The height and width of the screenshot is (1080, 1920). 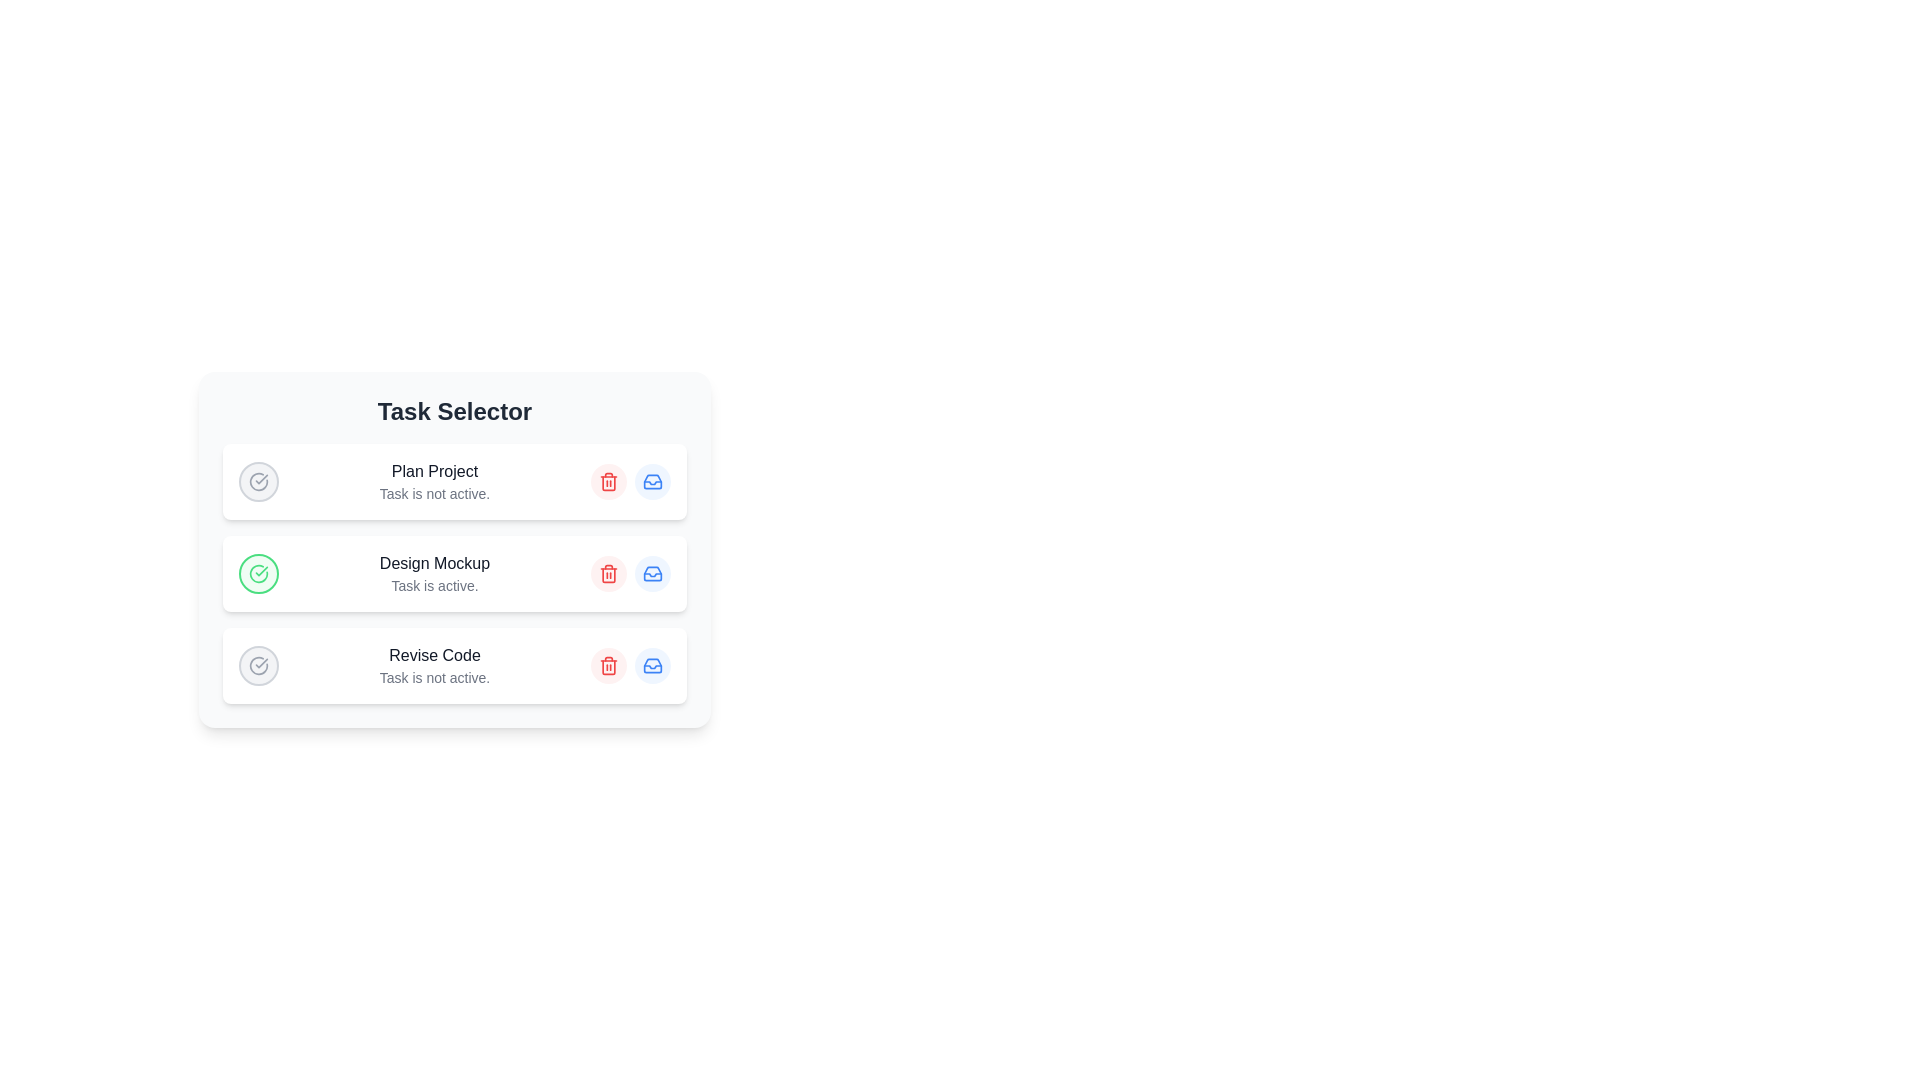 What do you see at coordinates (258, 574) in the screenshot?
I see `the green circular Status Indicator Icon with a checkmark, located to the left of the 'Design Mockup' label in the task list, to interact with it` at bounding box center [258, 574].